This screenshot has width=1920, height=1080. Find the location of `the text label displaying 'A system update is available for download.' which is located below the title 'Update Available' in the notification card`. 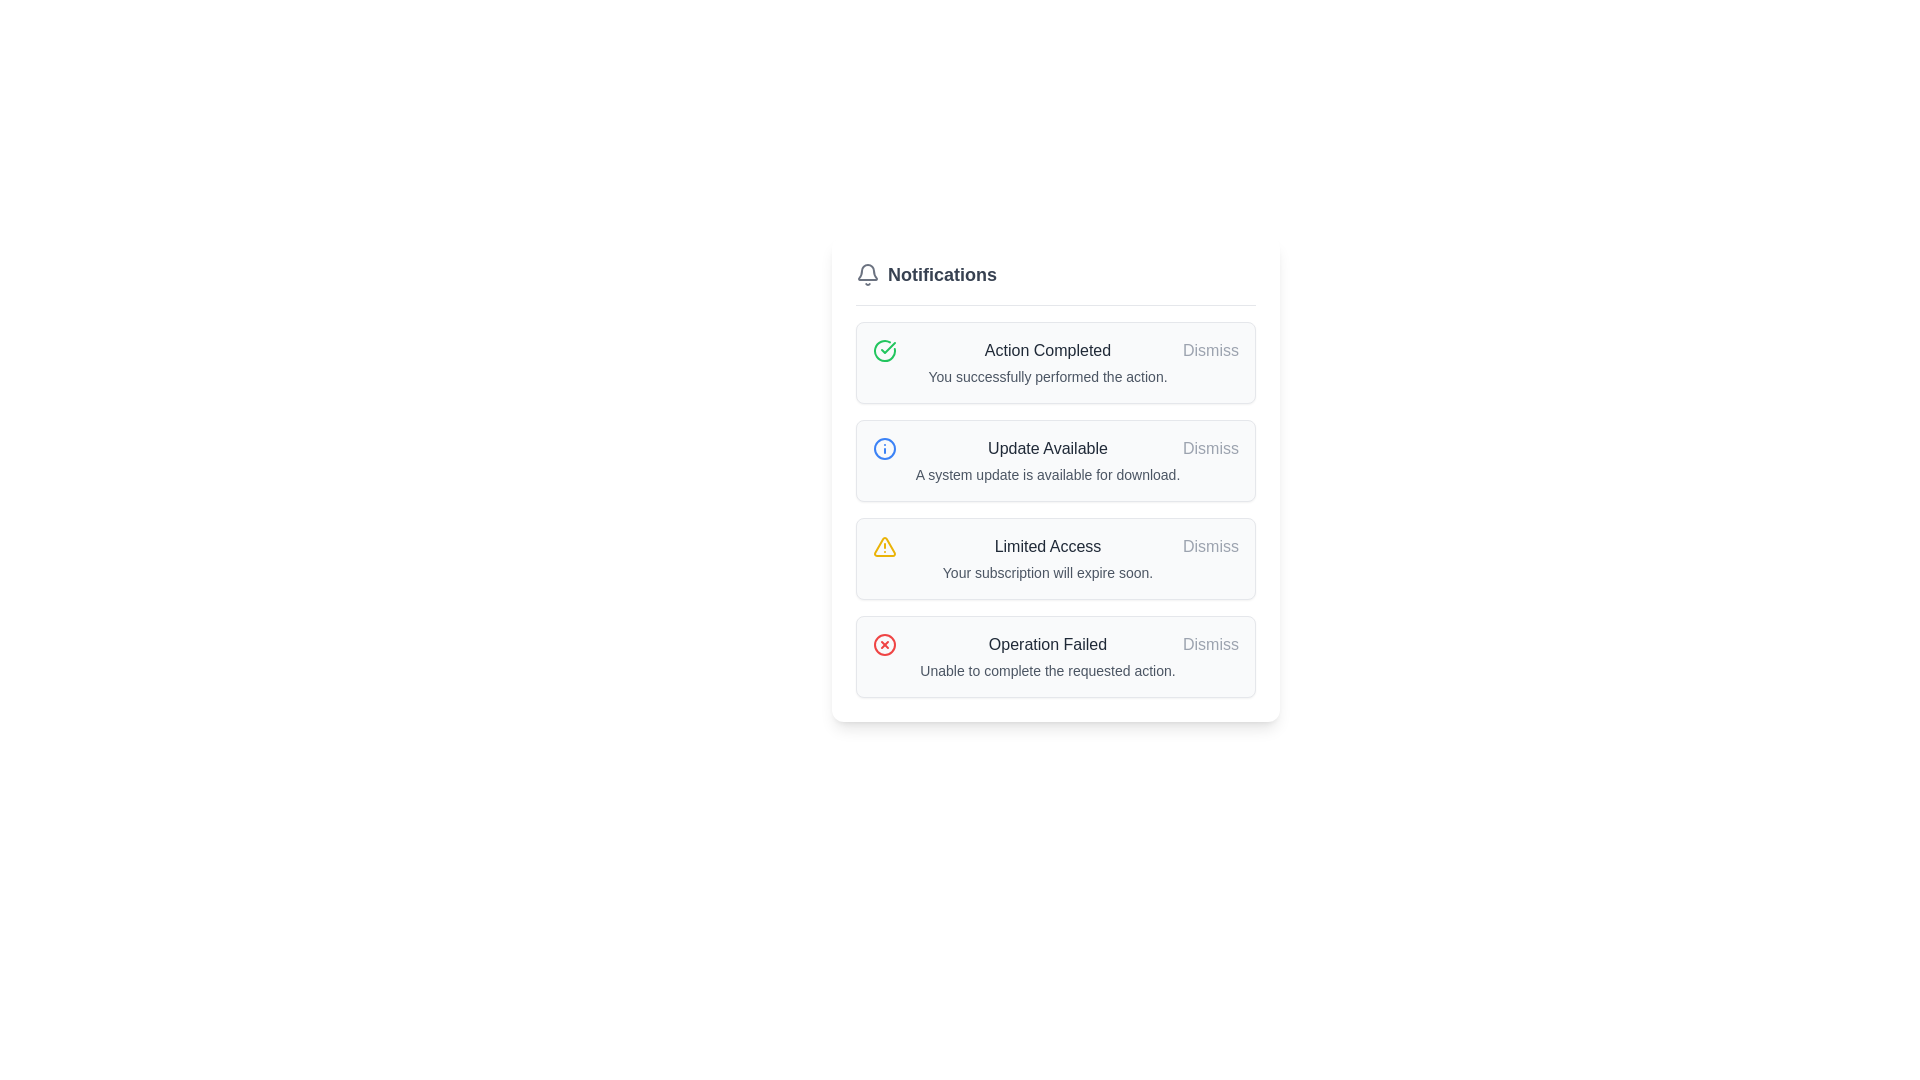

the text label displaying 'A system update is available for download.' which is located below the title 'Update Available' in the notification card is located at coordinates (1046, 474).